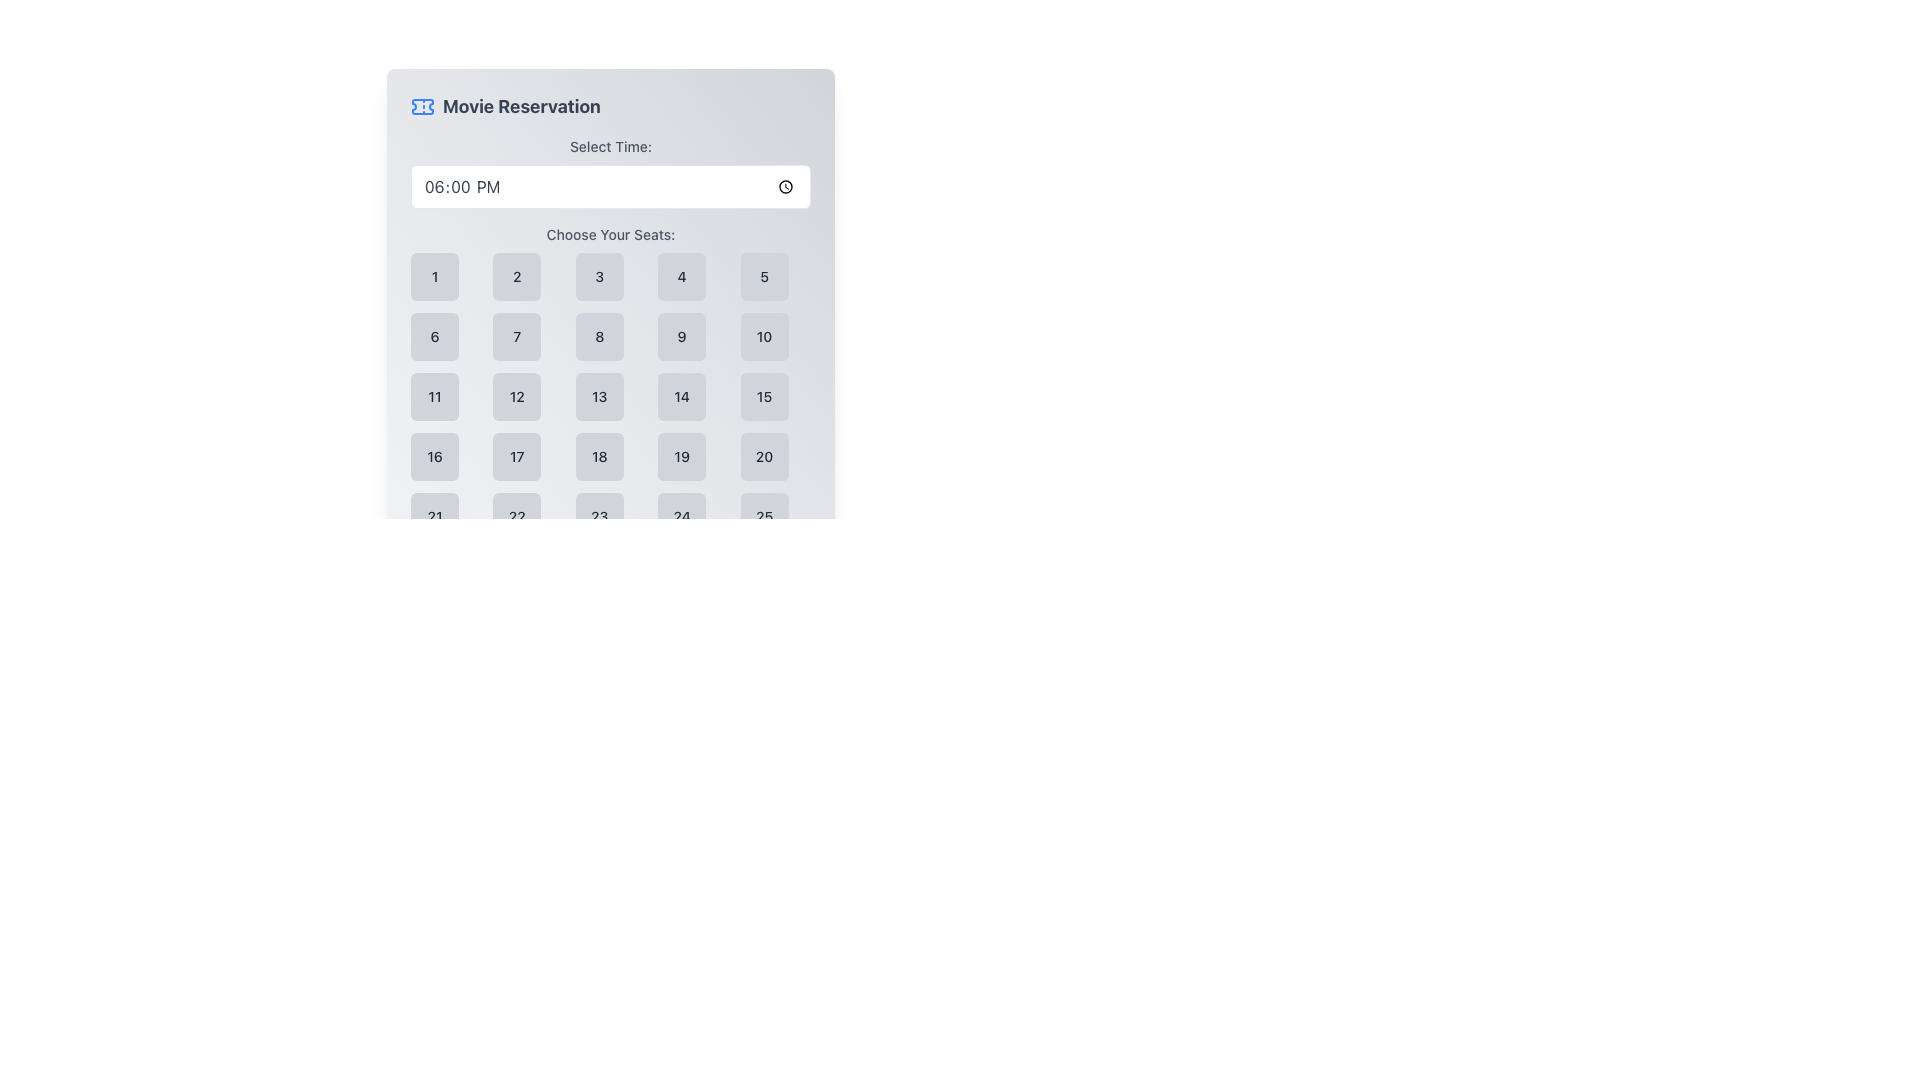  What do you see at coordinates (434, 456) in the screenshot?
I see `the seat selection button labeled '16' located in the fourth row of five buttons under 'Choose Your Seats'` at bounding box center [434, 456].